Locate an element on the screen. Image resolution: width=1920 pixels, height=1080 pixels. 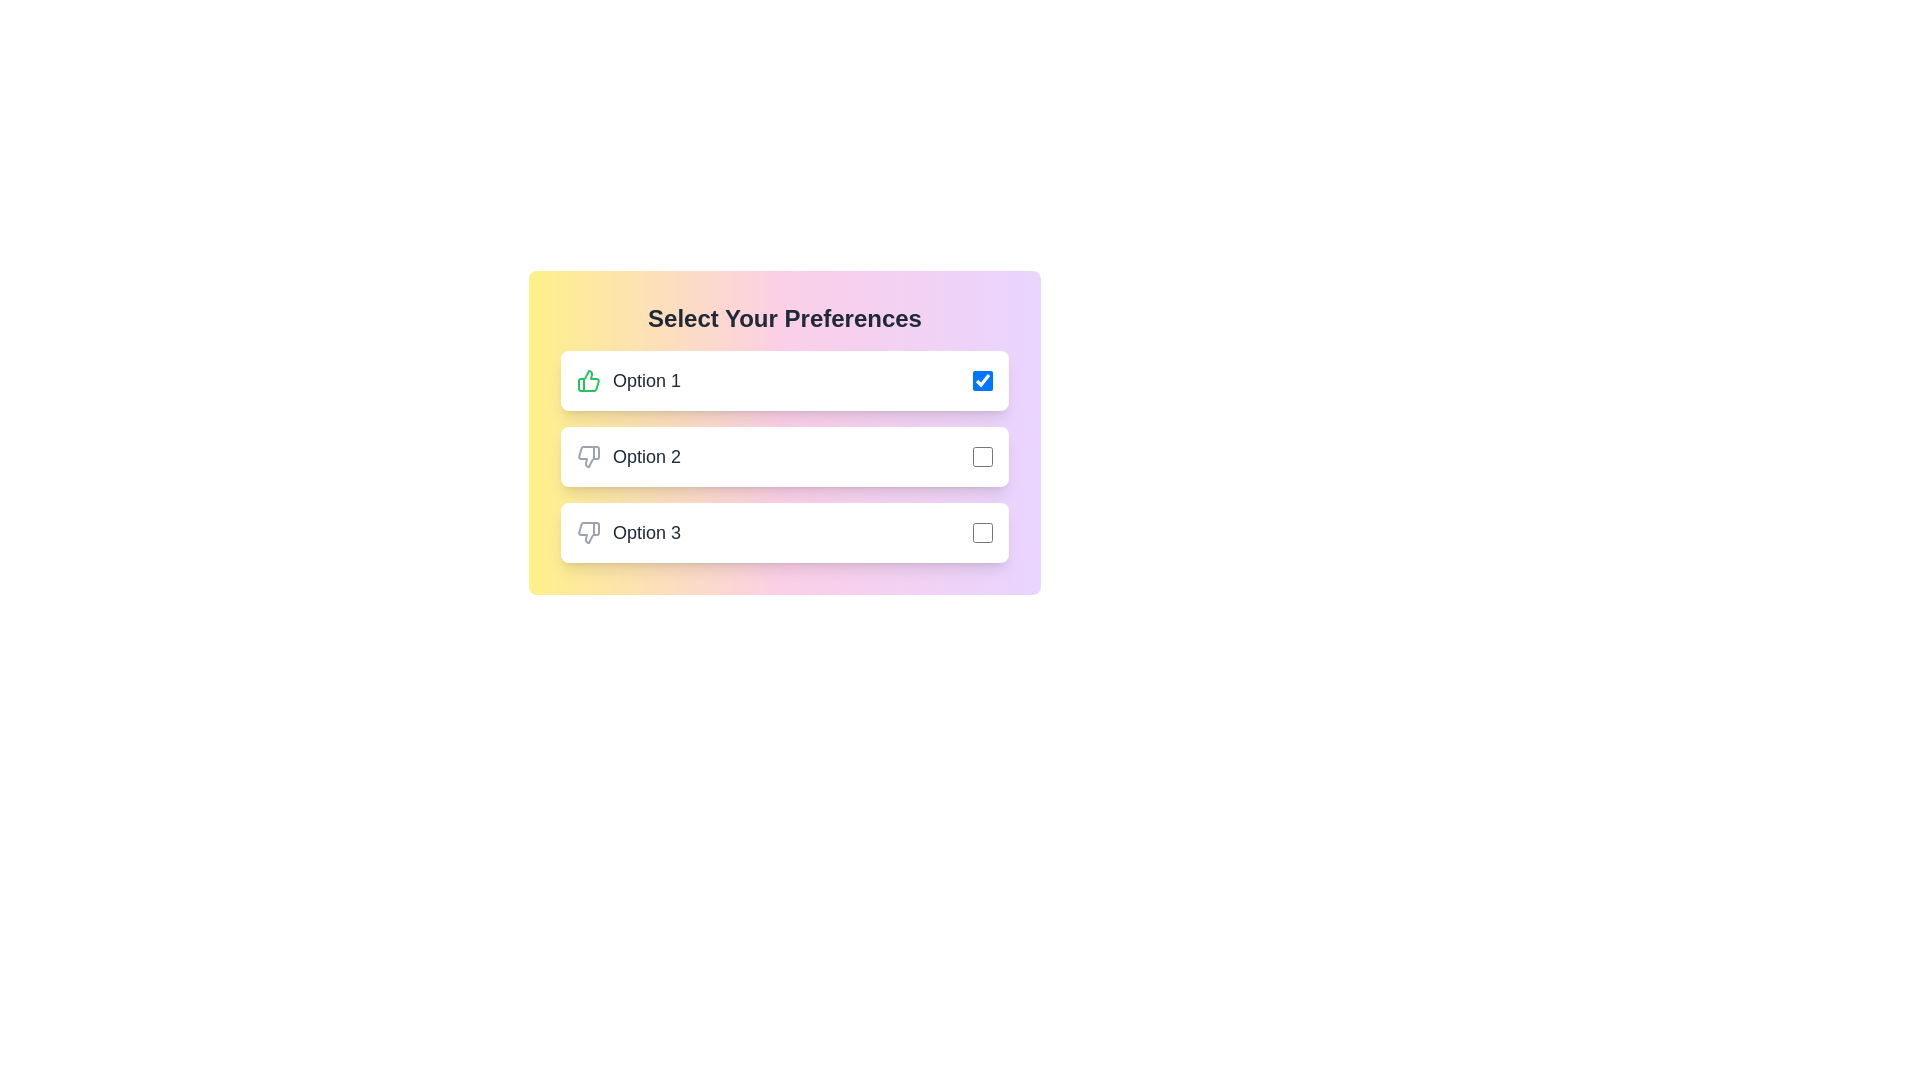
the checkboxes in the interactive card interface located centrally below the header, allowing for selection or deselection of options is located at coordinates (784, 431).